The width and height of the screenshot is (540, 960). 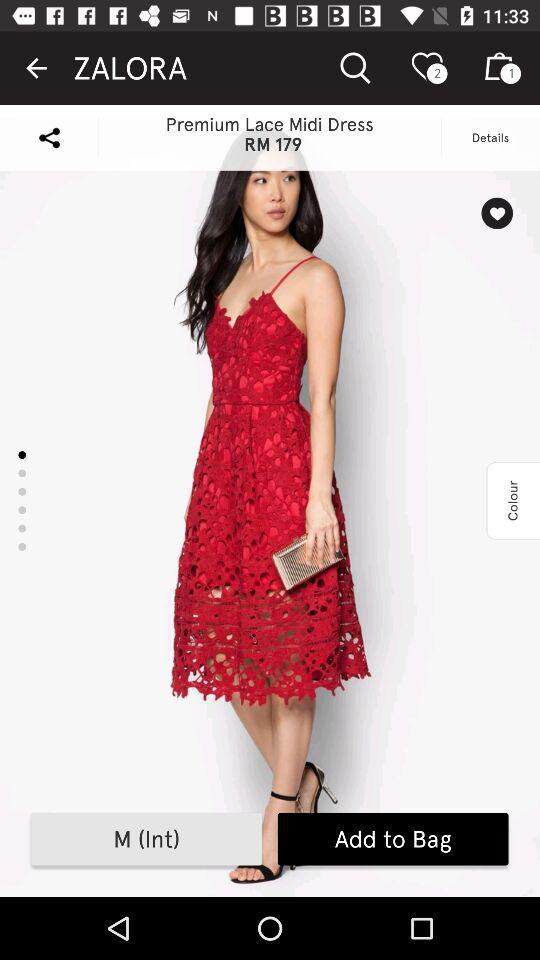 I want to click on the search option, so click(x=355, y=68).